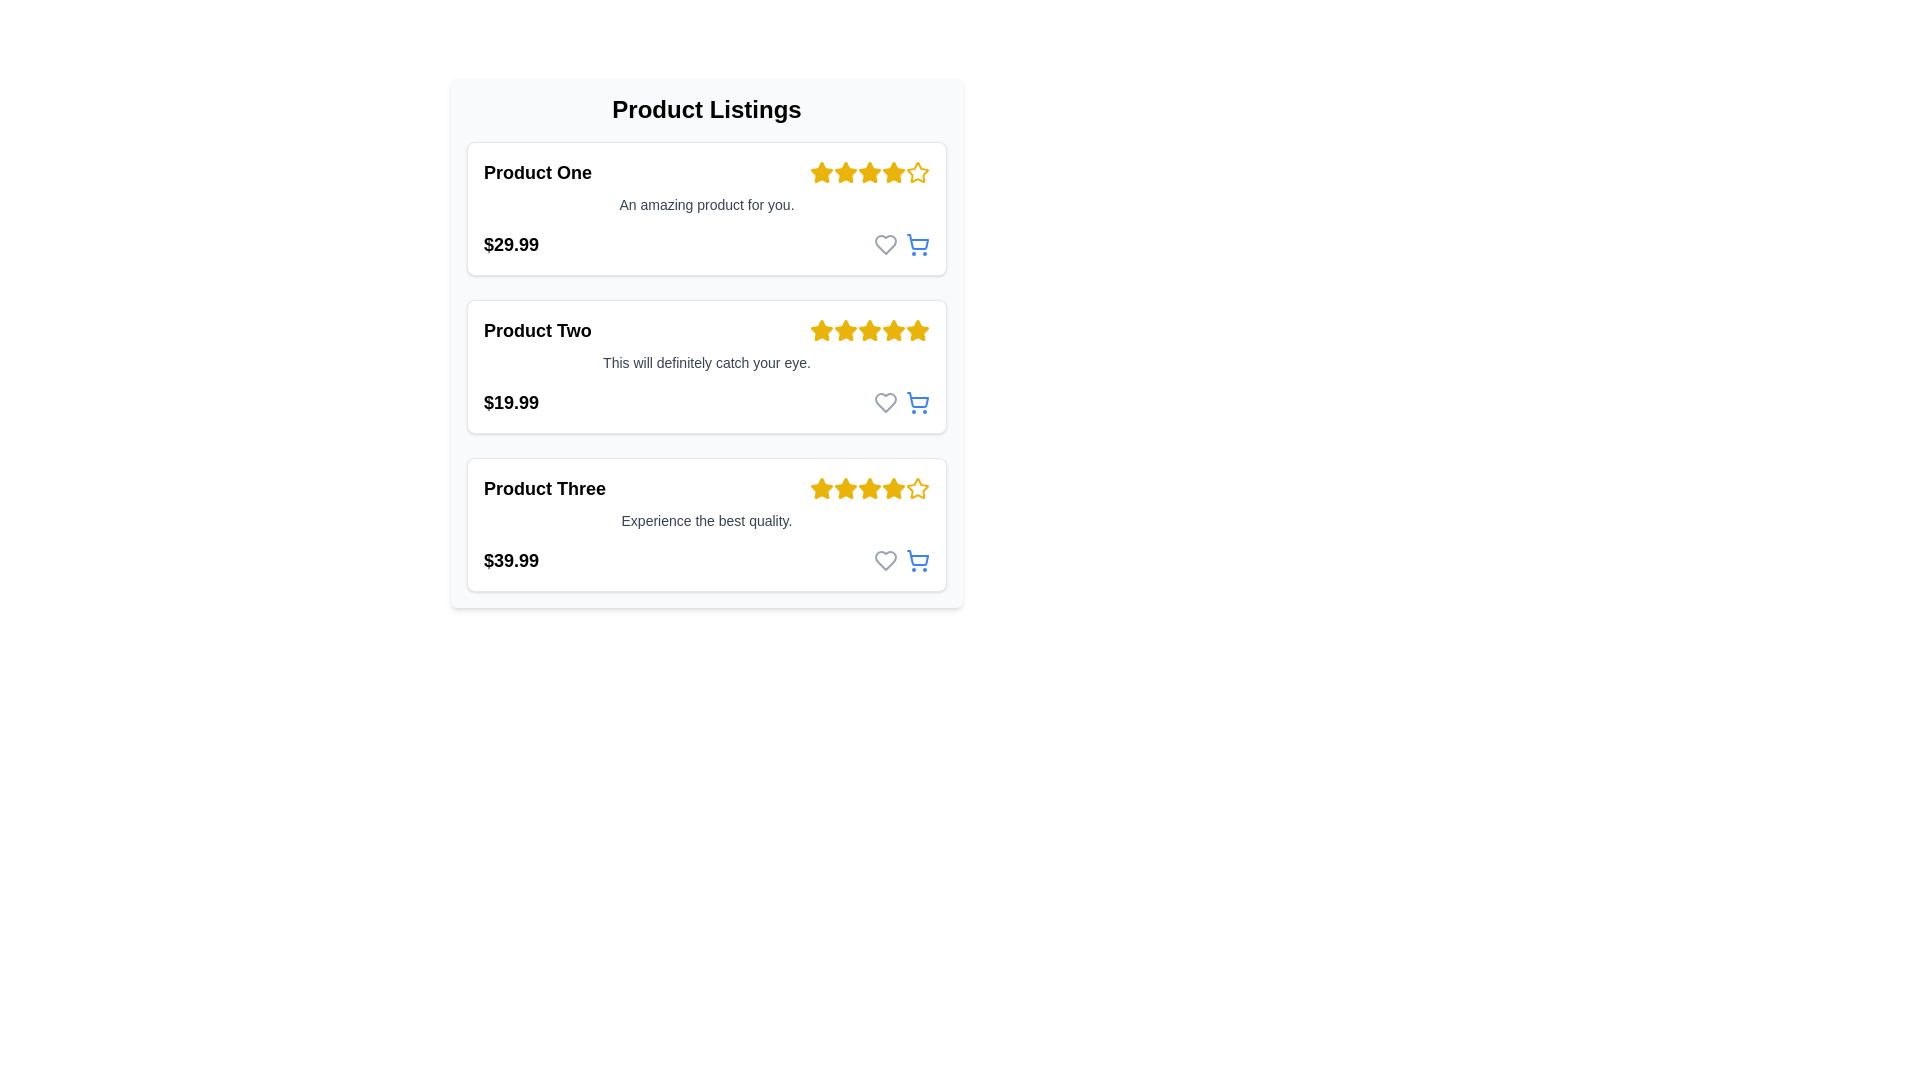 This screenshot has width=1920, height=1080. I want to click on the yellow star icon used for rating in the 'Product Three' section, which is the first in a row of similar stars under the 'Product Listings' heading, so click(821, 489).